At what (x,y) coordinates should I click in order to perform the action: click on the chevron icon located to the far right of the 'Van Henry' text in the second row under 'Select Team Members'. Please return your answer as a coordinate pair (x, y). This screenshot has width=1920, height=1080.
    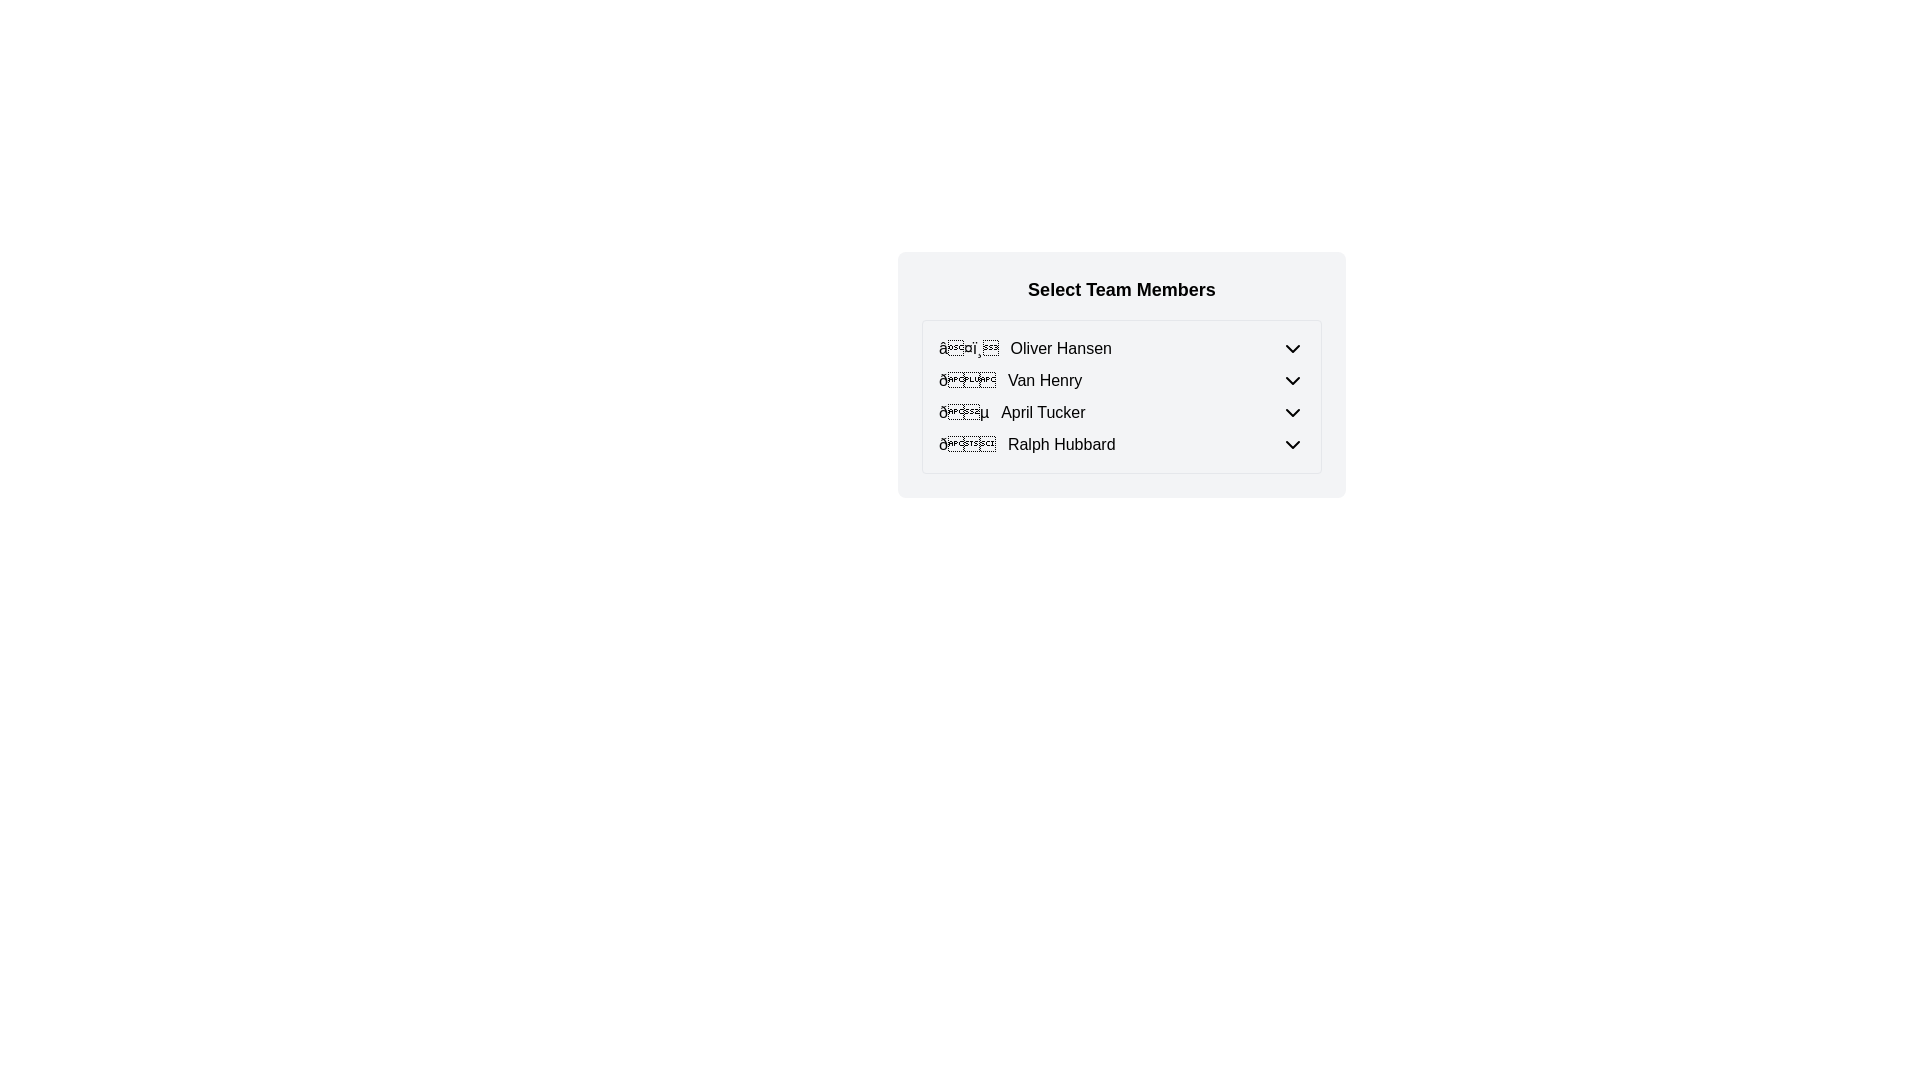
    Looking at the image, I should click on (1292, 381).